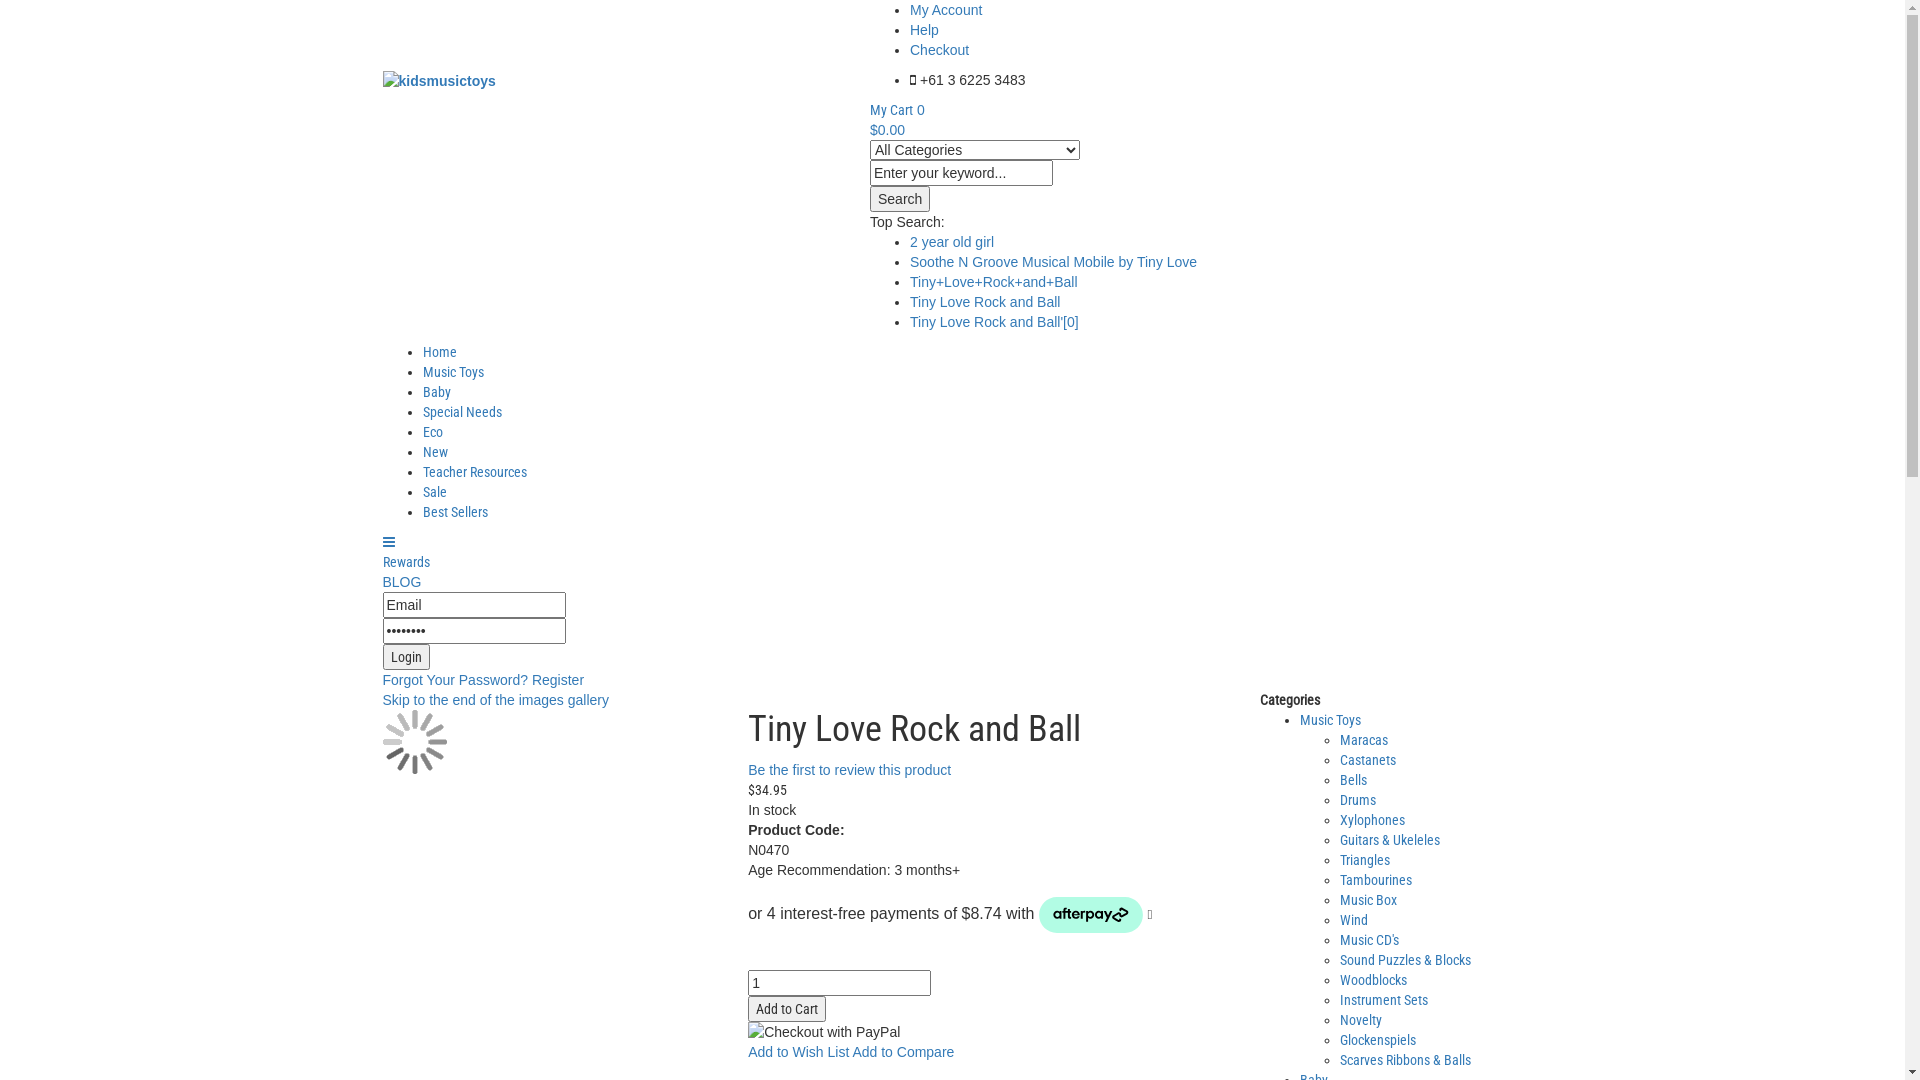 Image resolution: width=1920 pixels, height=1080 pixels. Describe the element at coordinates (1404, 1059) in the screenshot. I see `'Scarves Ribbons & Balls'` at that location.